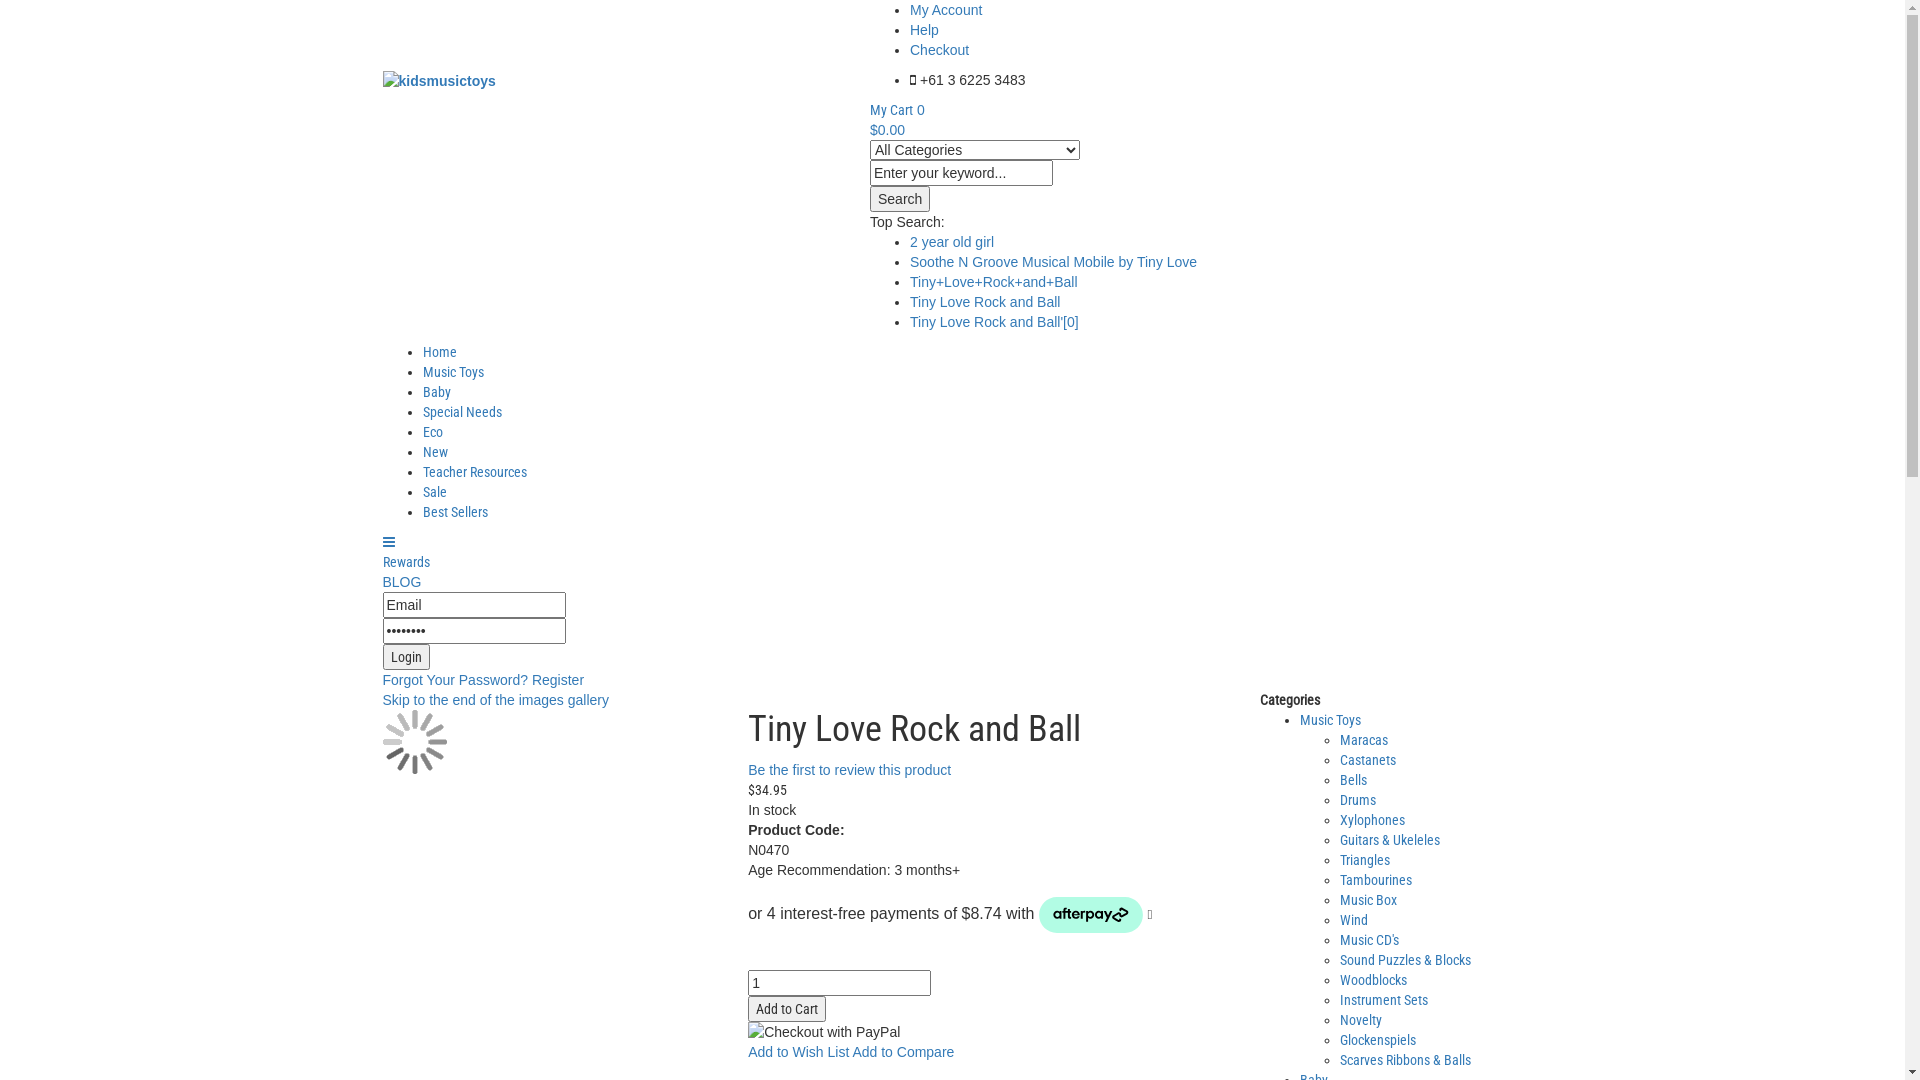 Image resolution: width=1920 pixels, height=1080 pixels. Describe the element at coordinates (1404, 1059) in the screenshot. I see `'Scarves Ribbons & Balls'` at that location.